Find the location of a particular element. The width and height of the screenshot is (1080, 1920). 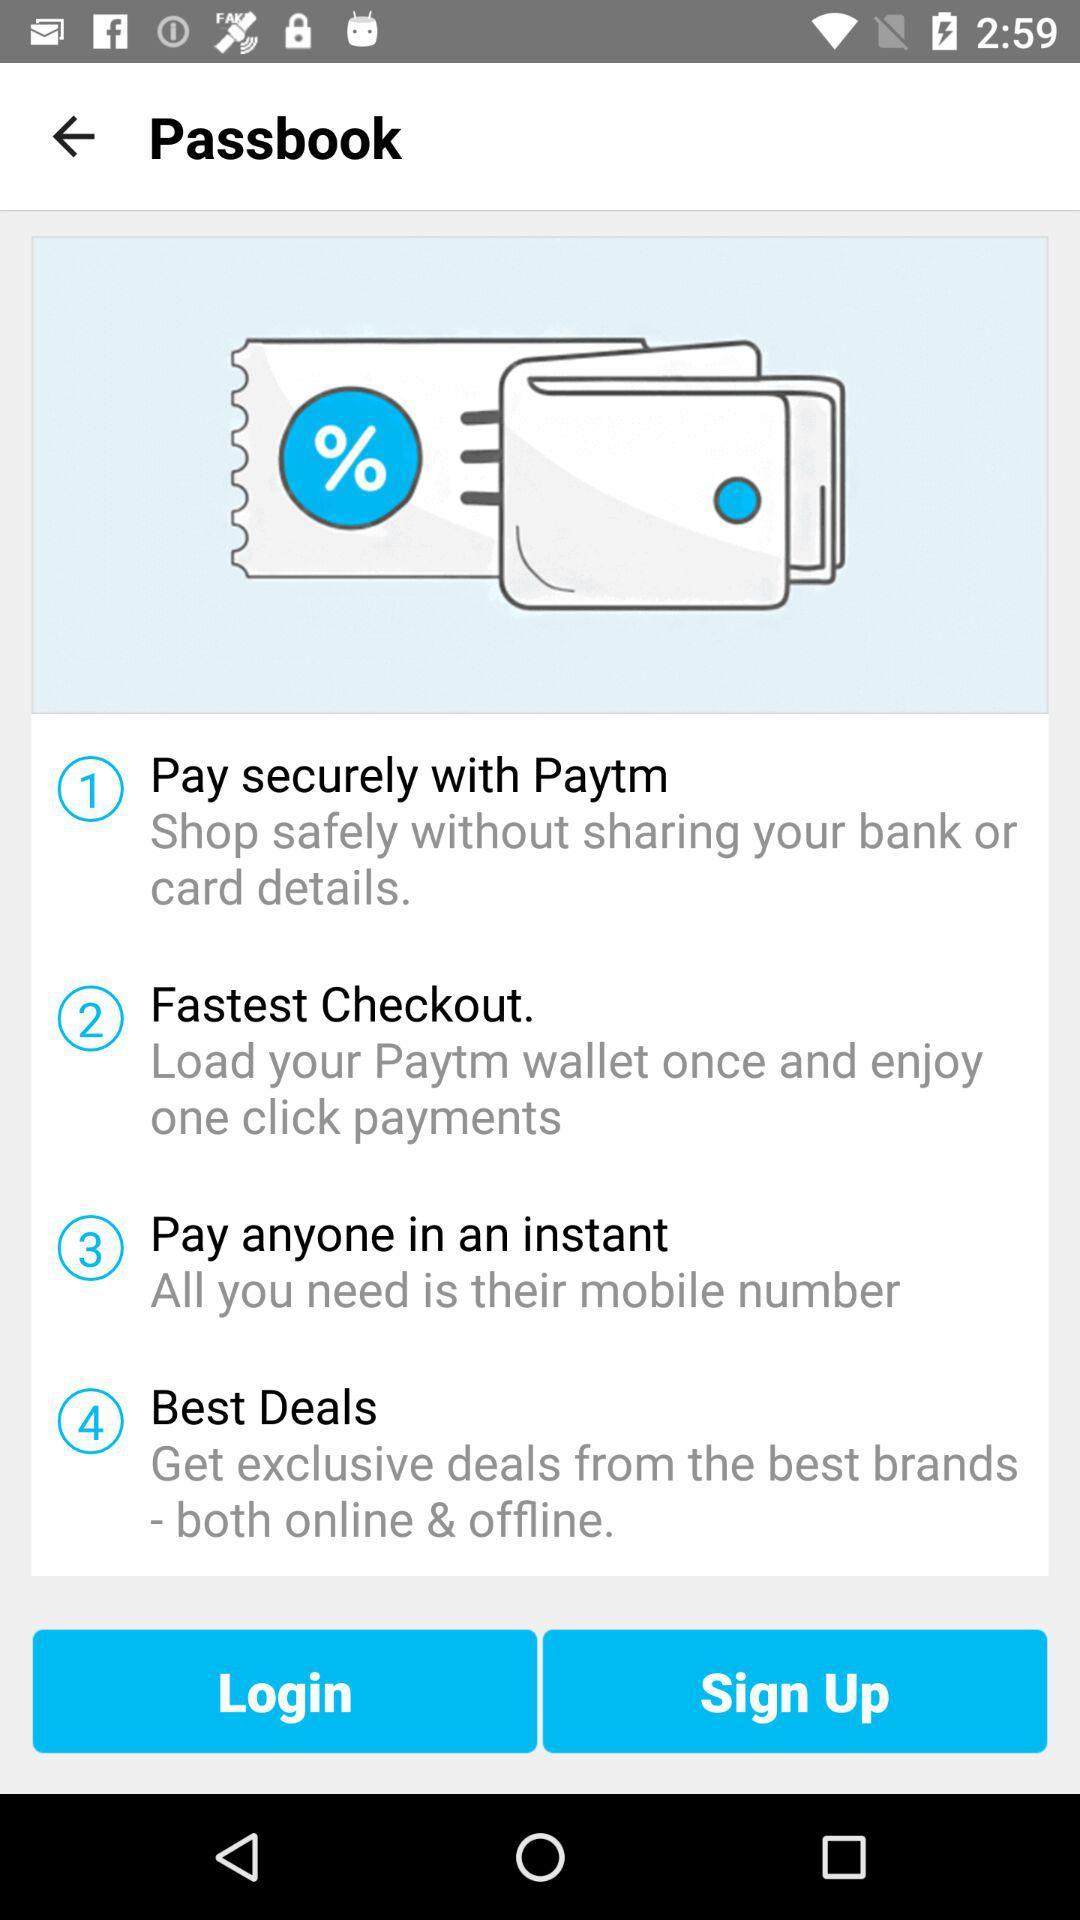

the icon next to login icon is located at coordinates (793, 1690).